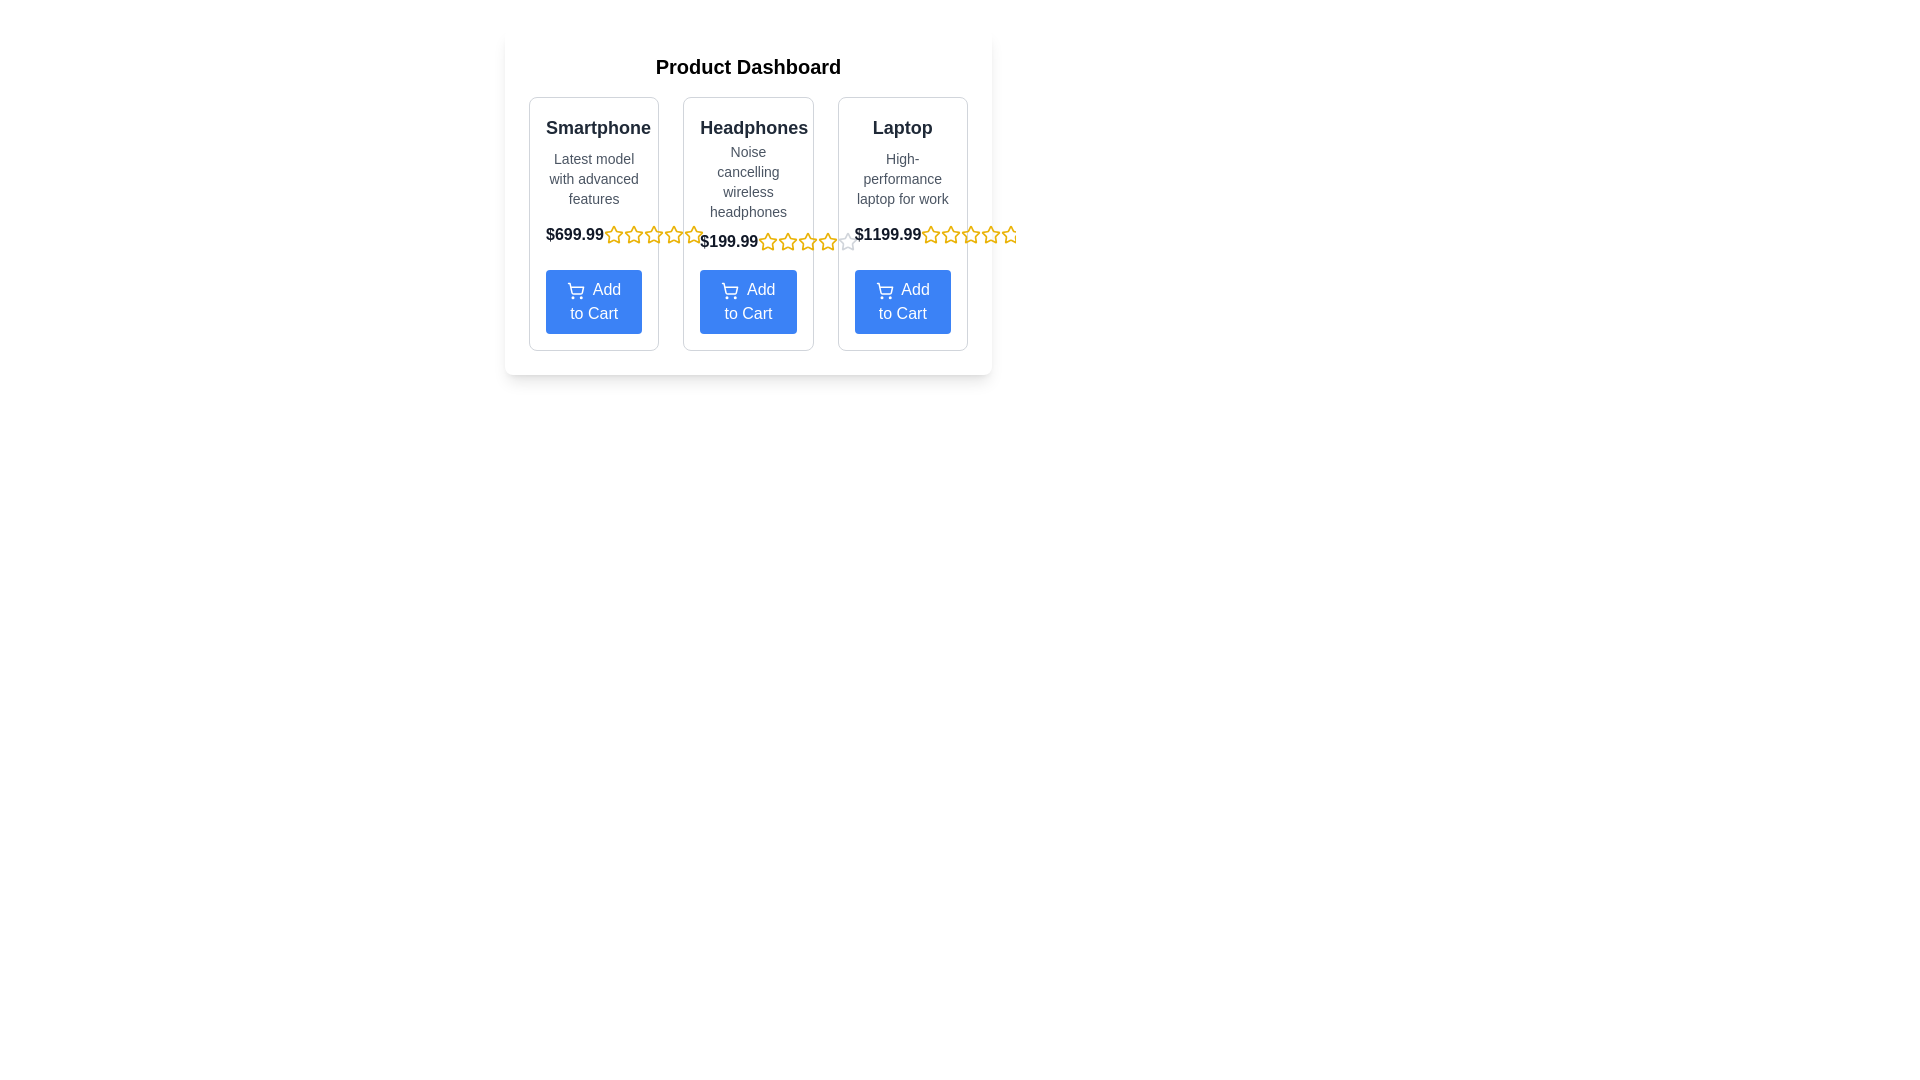 This screenshot has width=1920, height=1080. Describe the element at coordinates (991, 233) in the screenshot. I see `the visual state of the 7th star icon in the rating system displayed below the price of the laptop product card` at that location.